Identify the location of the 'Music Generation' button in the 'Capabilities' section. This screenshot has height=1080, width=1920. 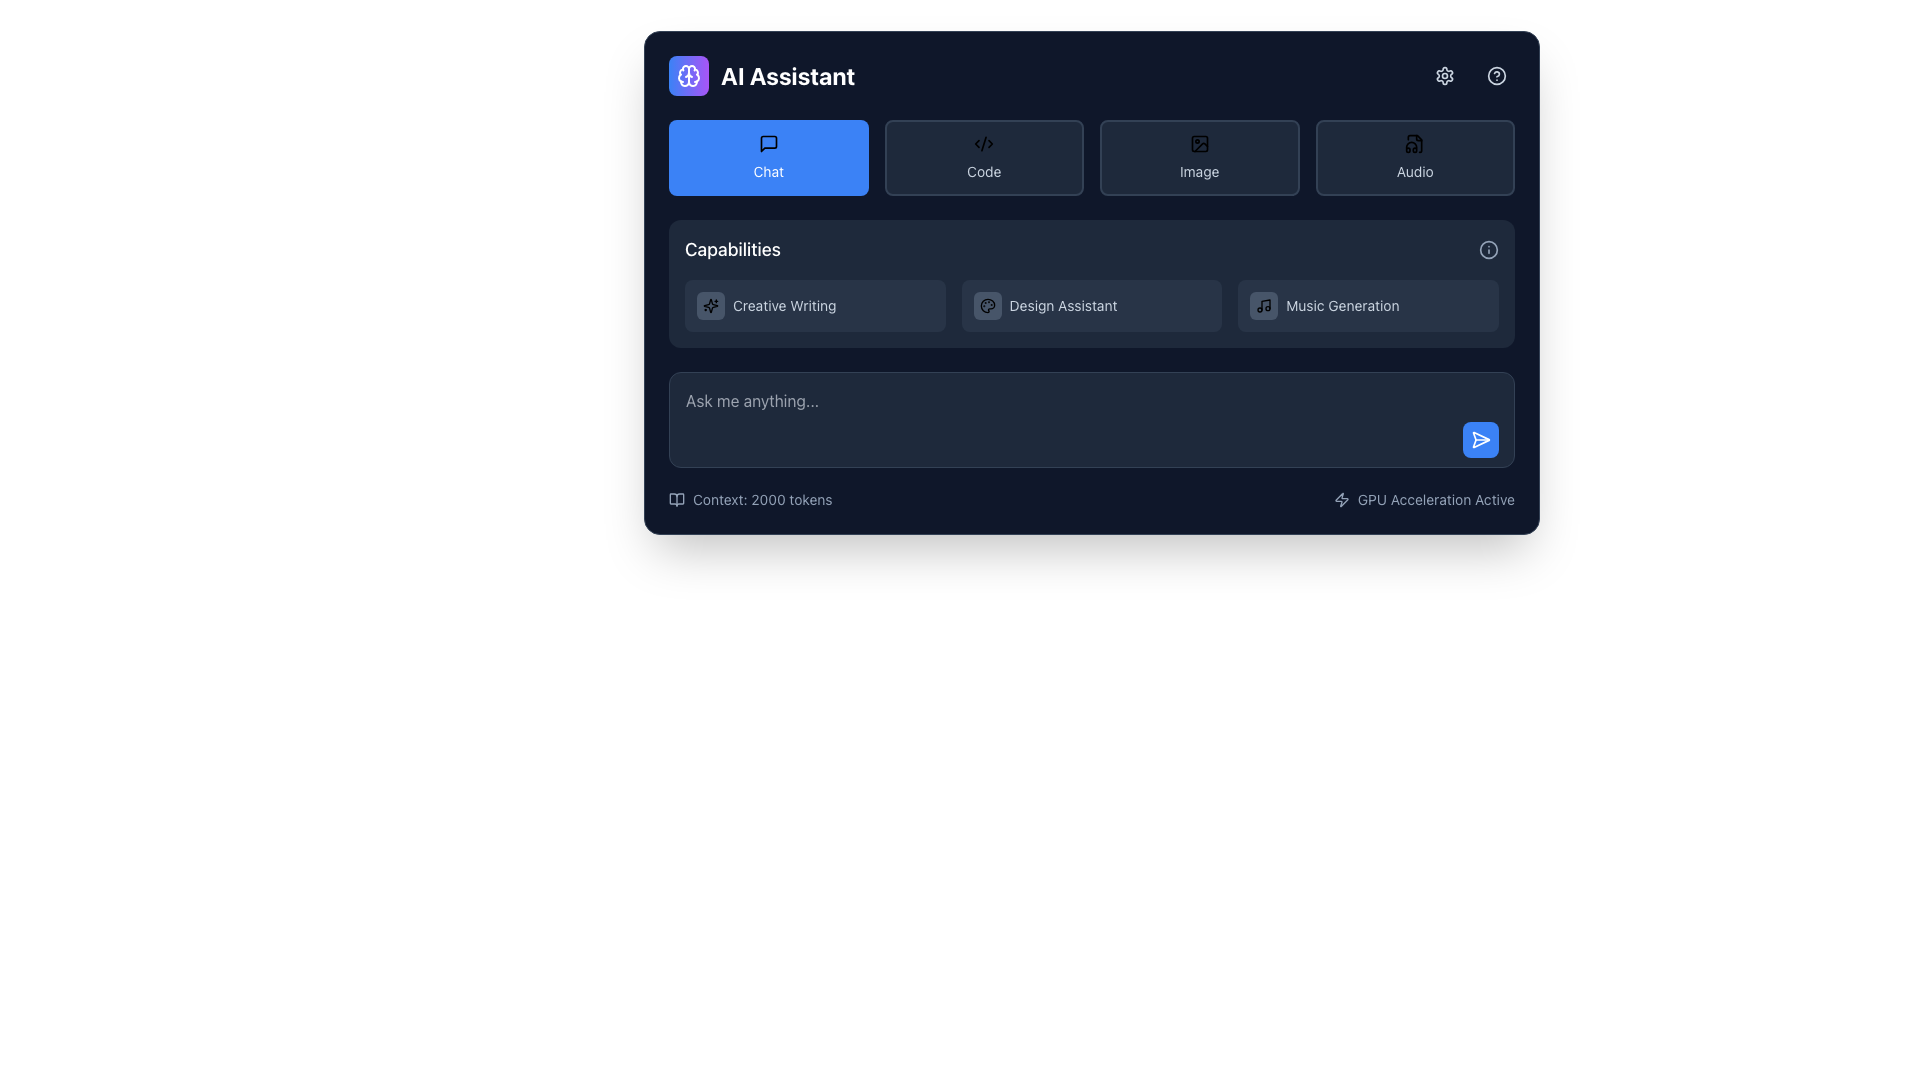
(1367, 305).